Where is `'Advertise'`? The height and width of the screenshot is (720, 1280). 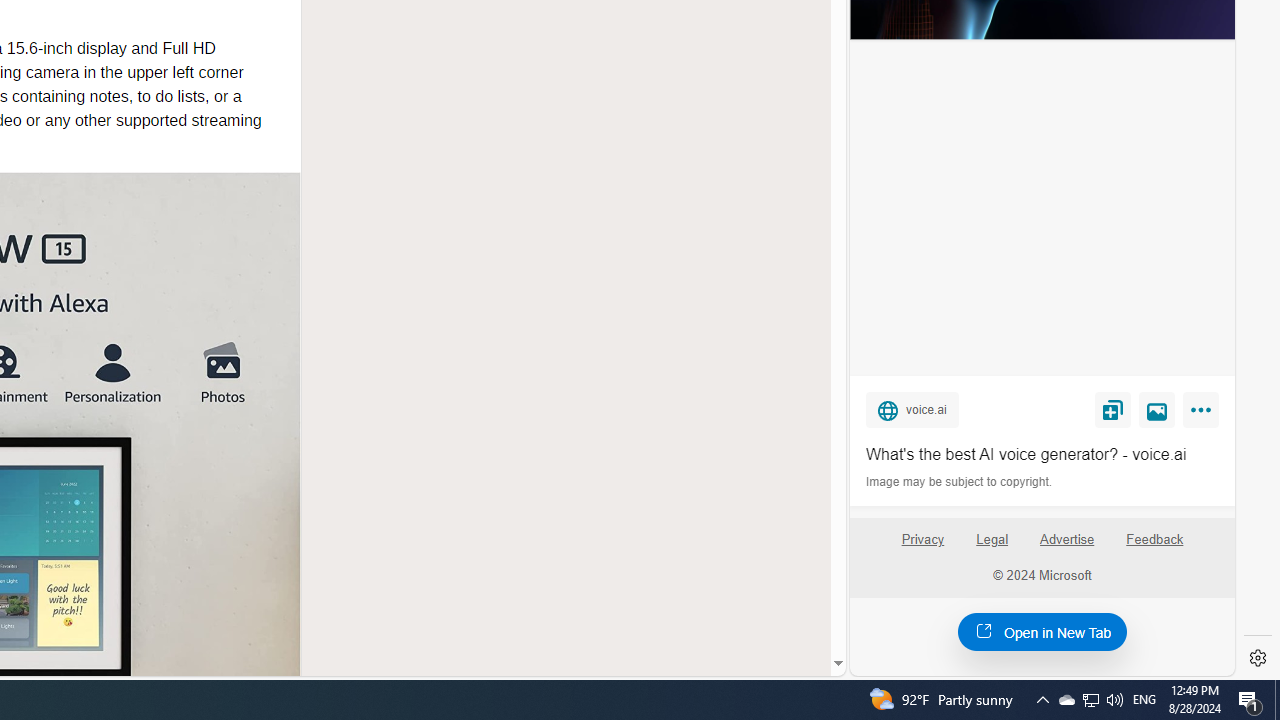
'Advertise' is located at coordinates (1065, 538).